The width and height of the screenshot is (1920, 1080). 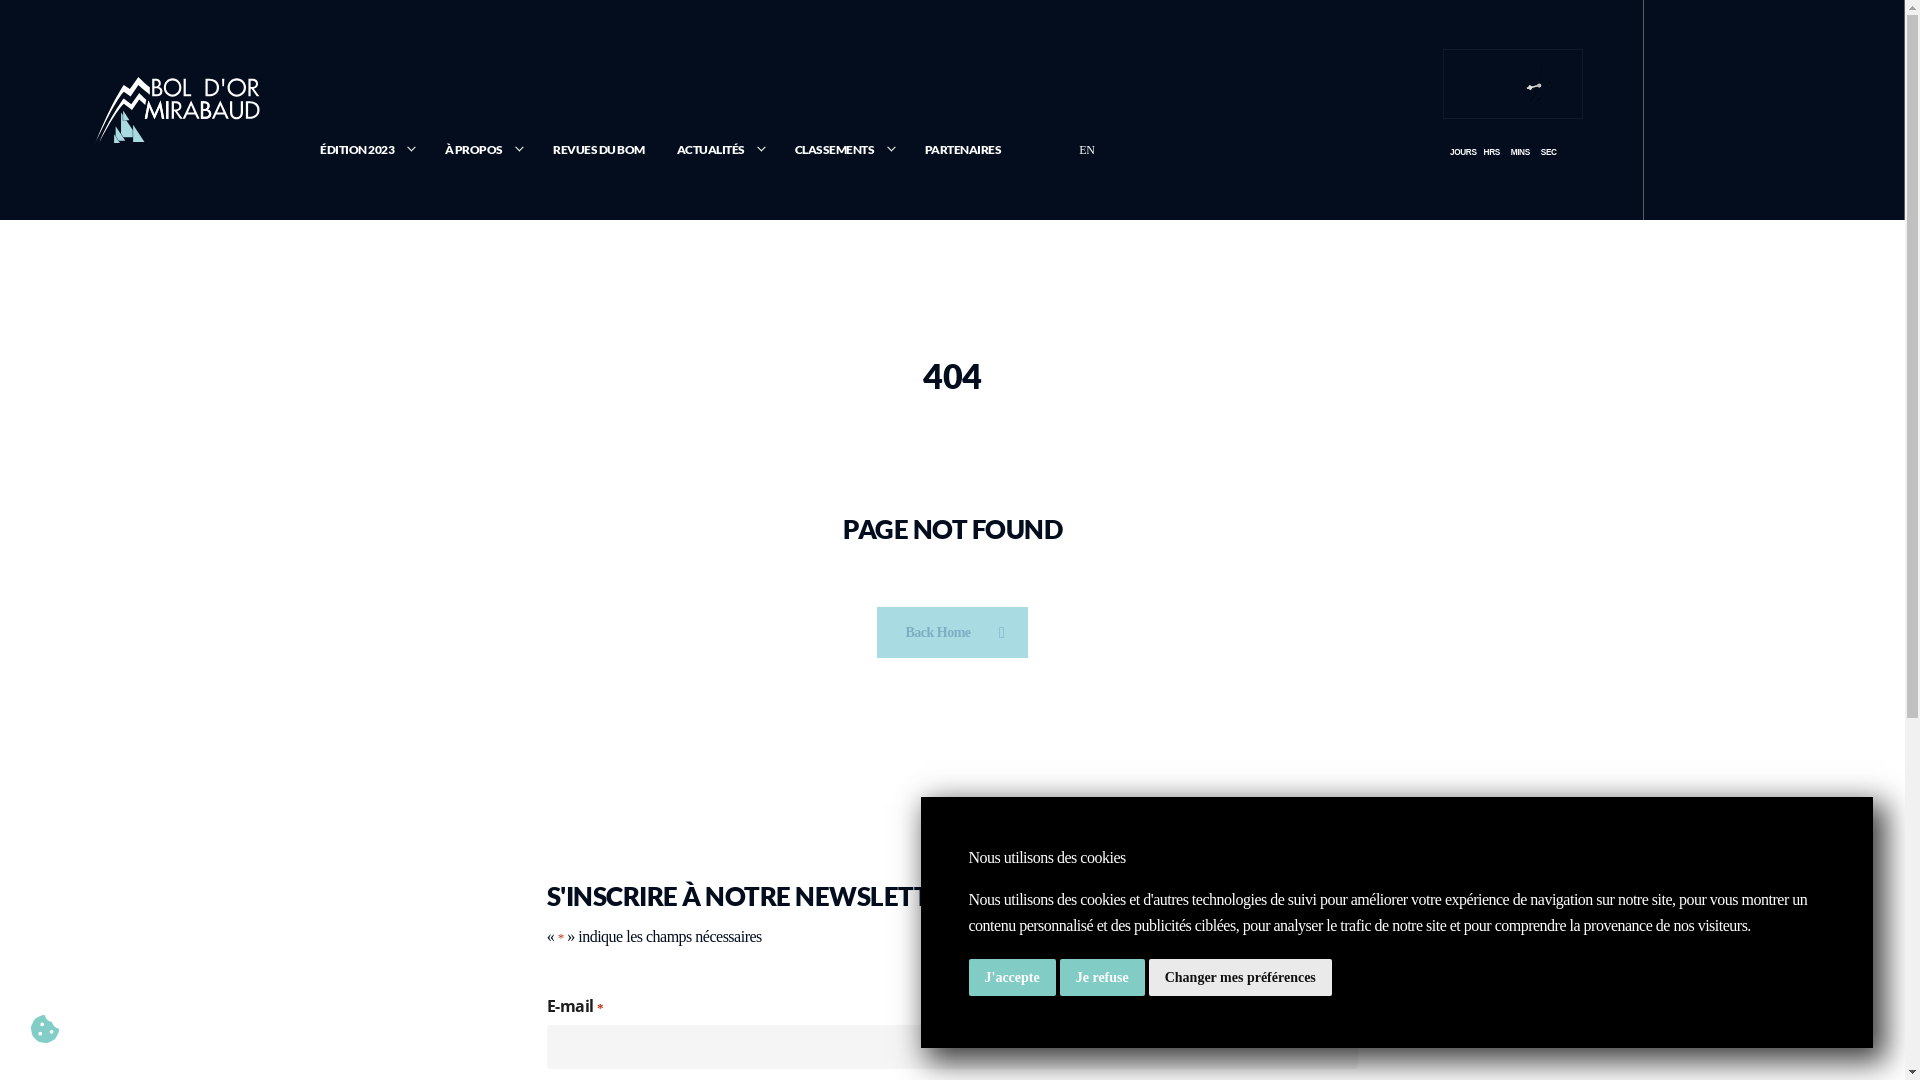 What do you see at coordinates (950, 632) in the screenshot?
I see `'Back Home'` at bounding box center [950, 632].